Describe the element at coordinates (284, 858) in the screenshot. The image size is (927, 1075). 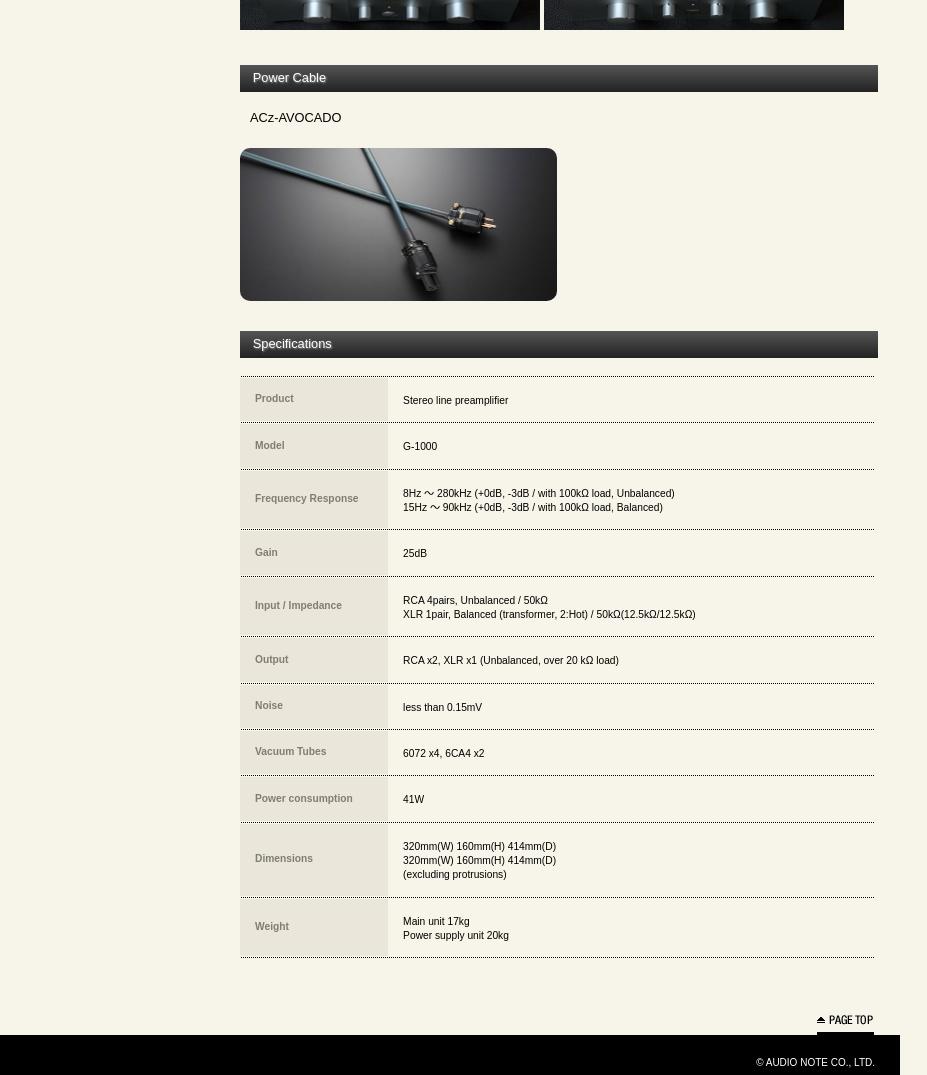
I see `'Dimensions'` at that location.